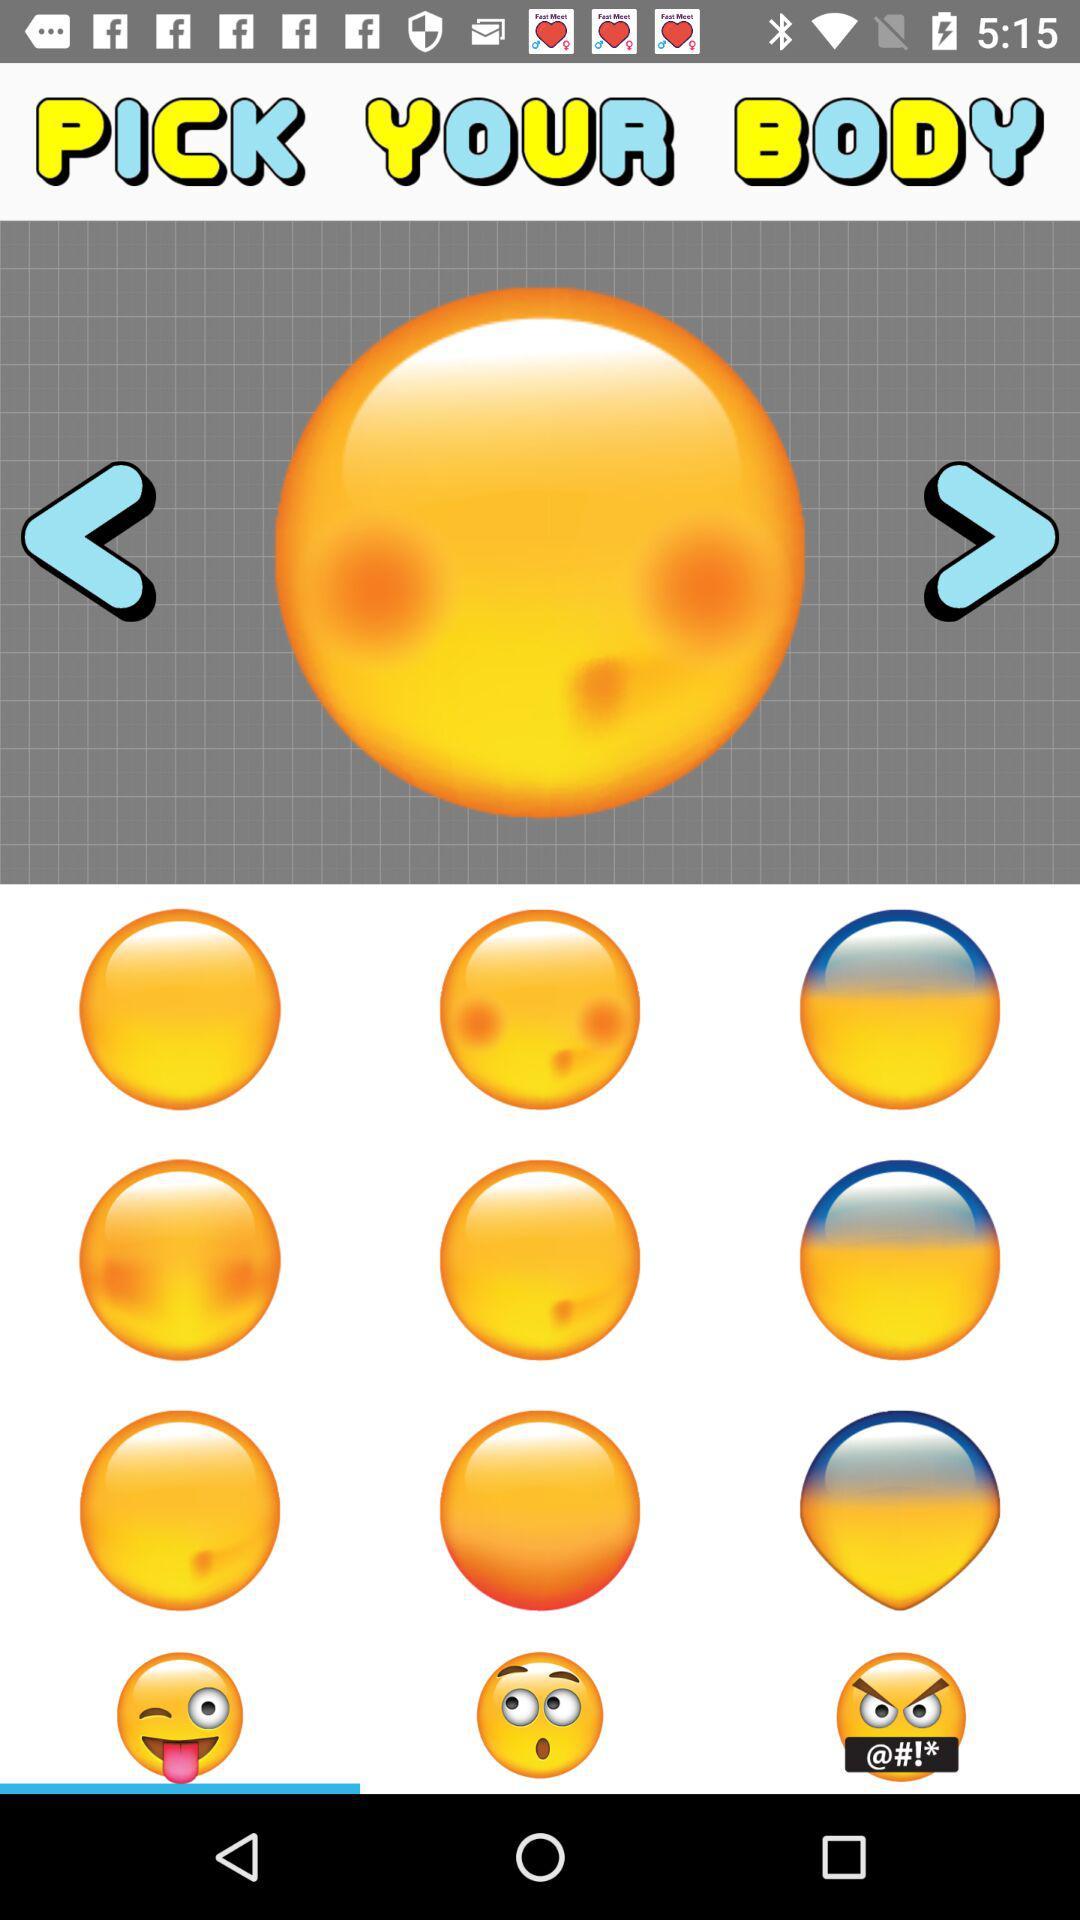 The image size is (1080, 1920). I want to click on open a menu, so click(540, 1714).